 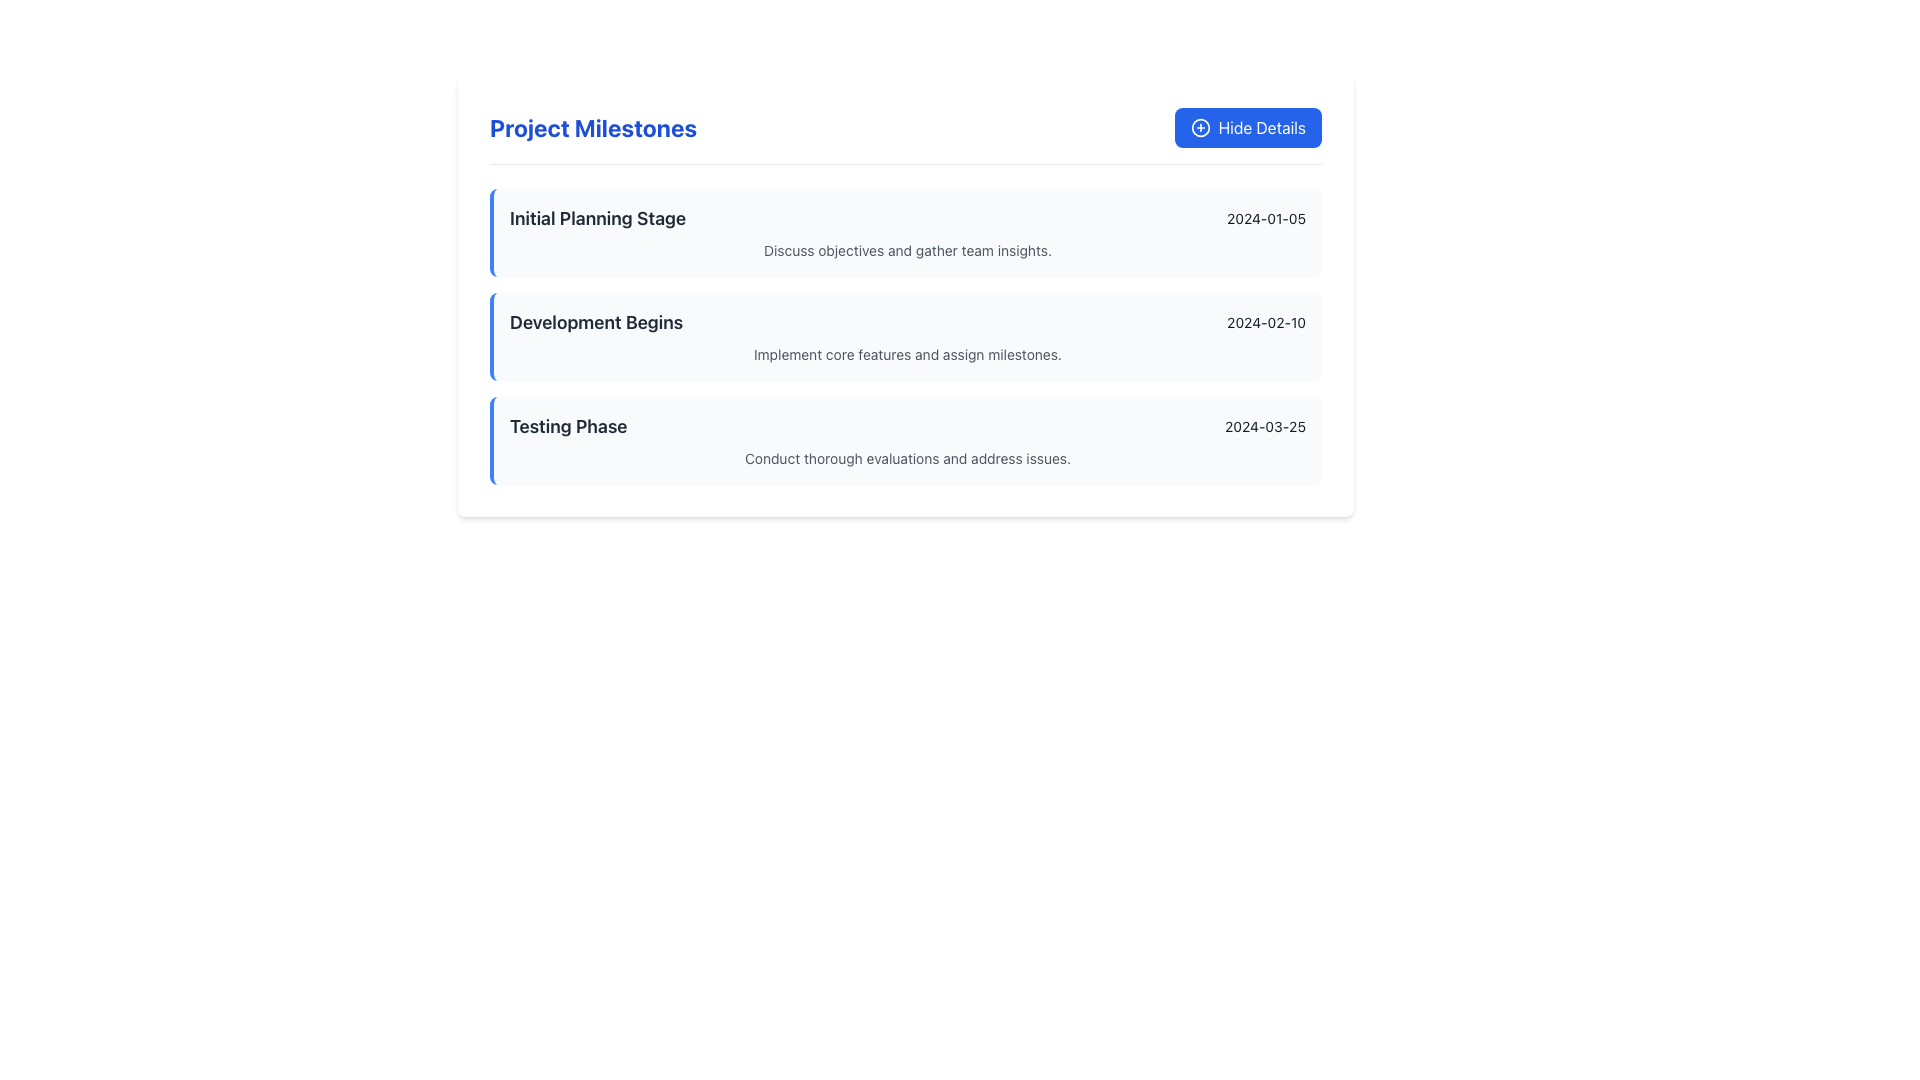 What do you see at coordinates (1200, 127) in the screenshot?
I see `the circular graphic inside the '+' icon of the 'Hide Details' button, located at the top right corner of the 'Project Milestones' section` at bounding box center [1200, 127].